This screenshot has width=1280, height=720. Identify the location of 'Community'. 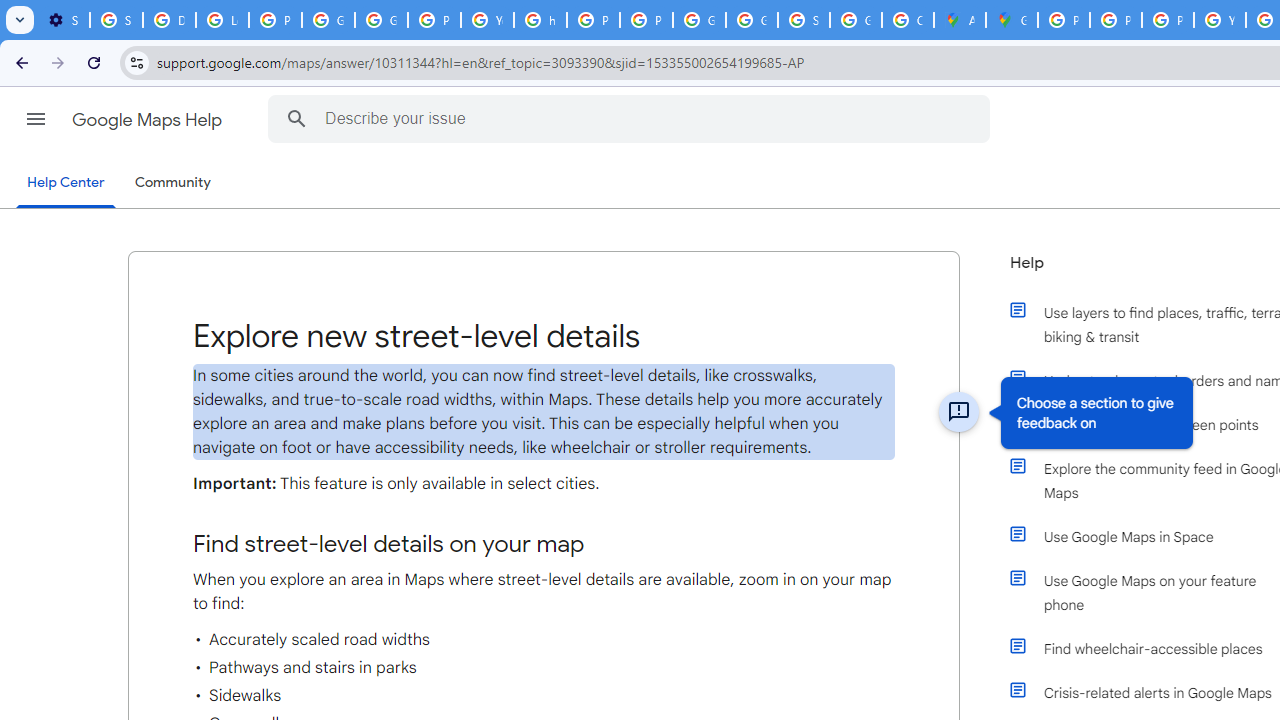
(172, 183).